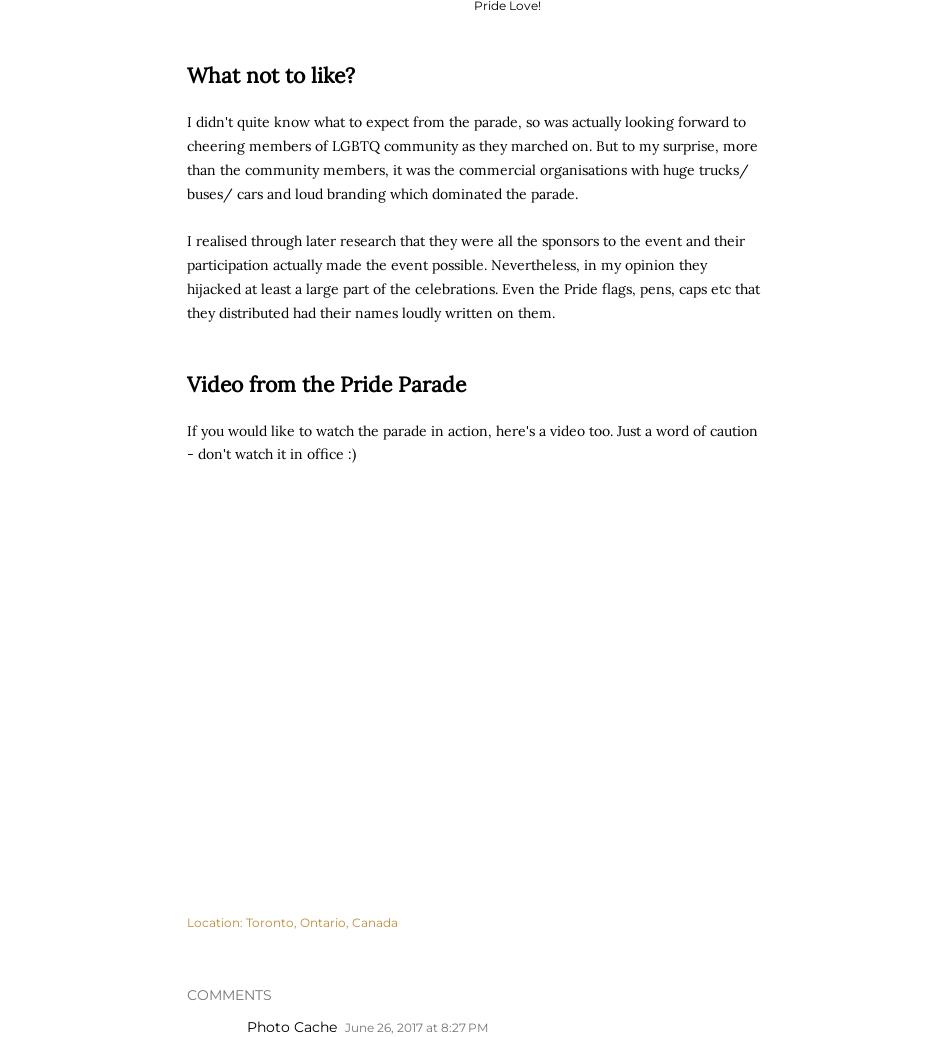  Describe the element at coordinates (186, 440) in the screenshot. I see `'If you would like to watch the parade in action, here's a video too. Just a word of caution - don't watch it in office :)'` at that location.